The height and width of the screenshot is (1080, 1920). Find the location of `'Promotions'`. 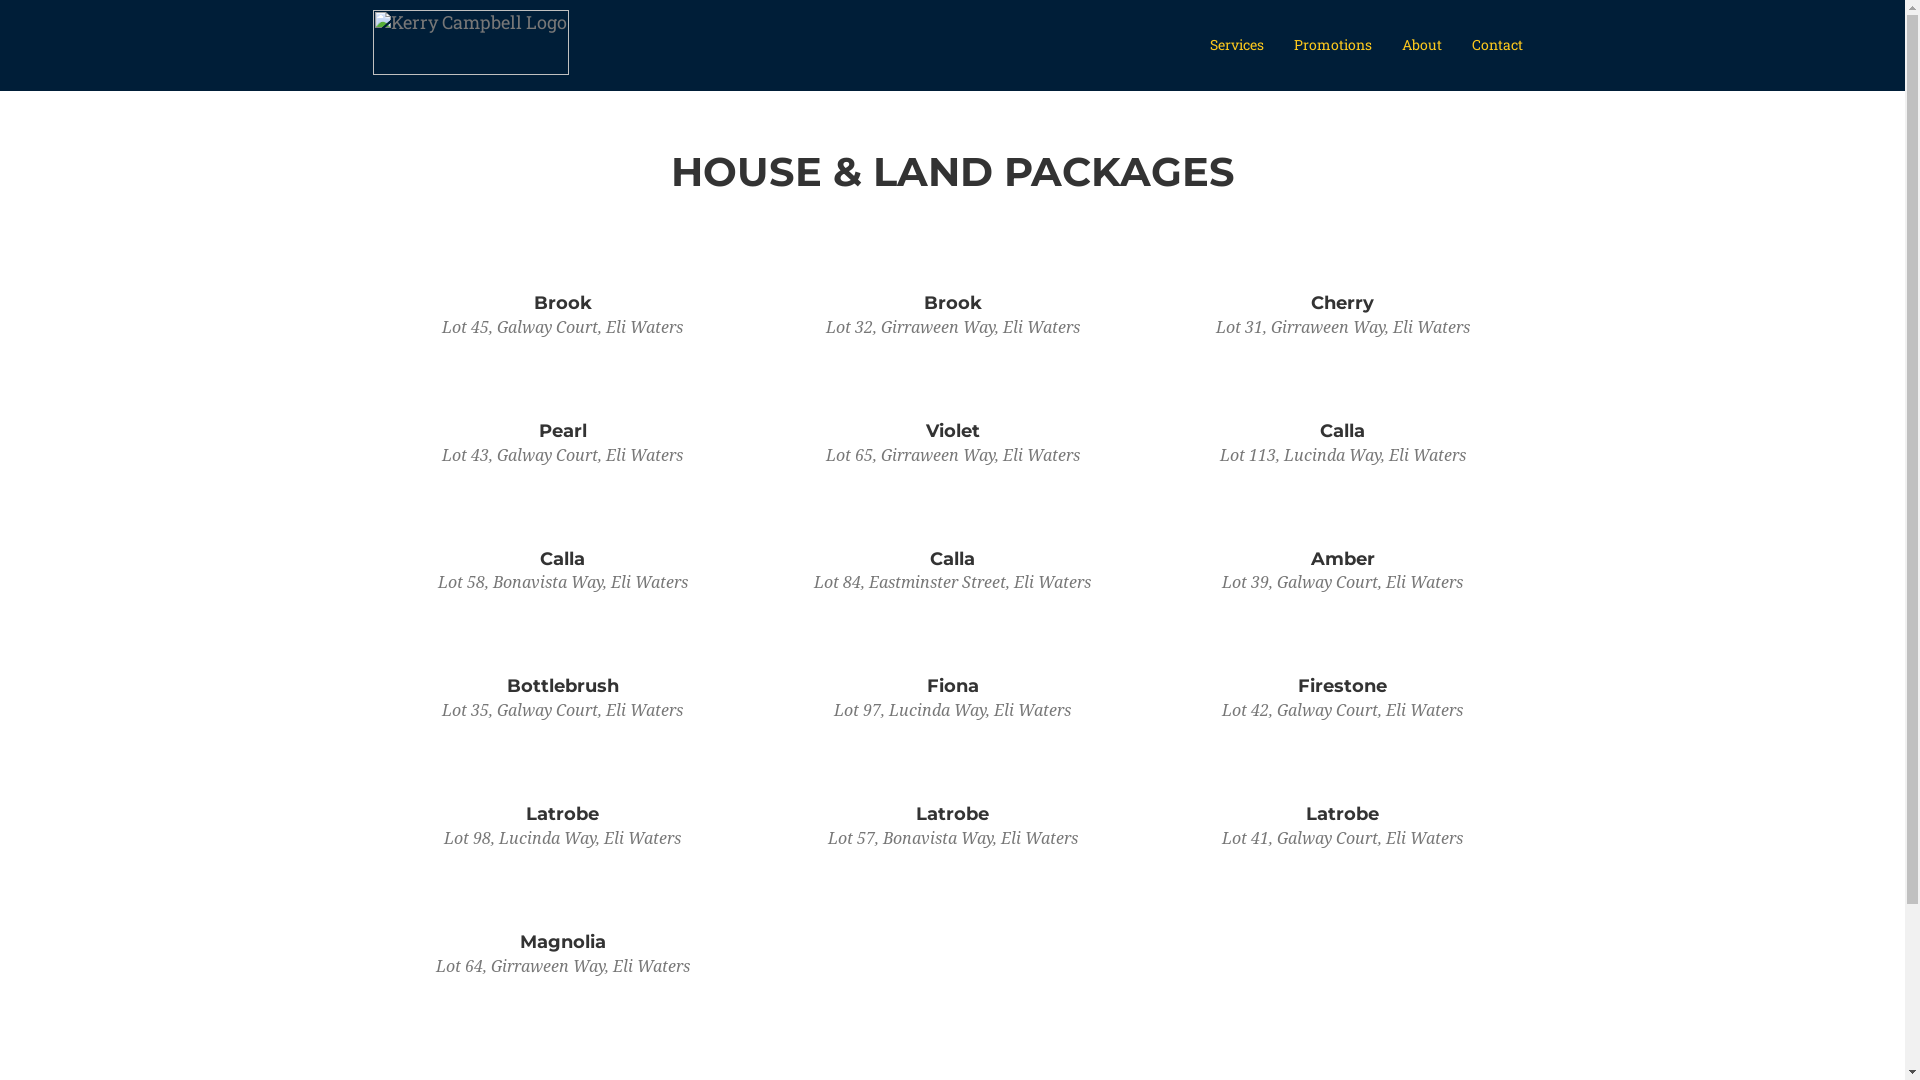

'Promotions' is located at coordinates (1332, 45).